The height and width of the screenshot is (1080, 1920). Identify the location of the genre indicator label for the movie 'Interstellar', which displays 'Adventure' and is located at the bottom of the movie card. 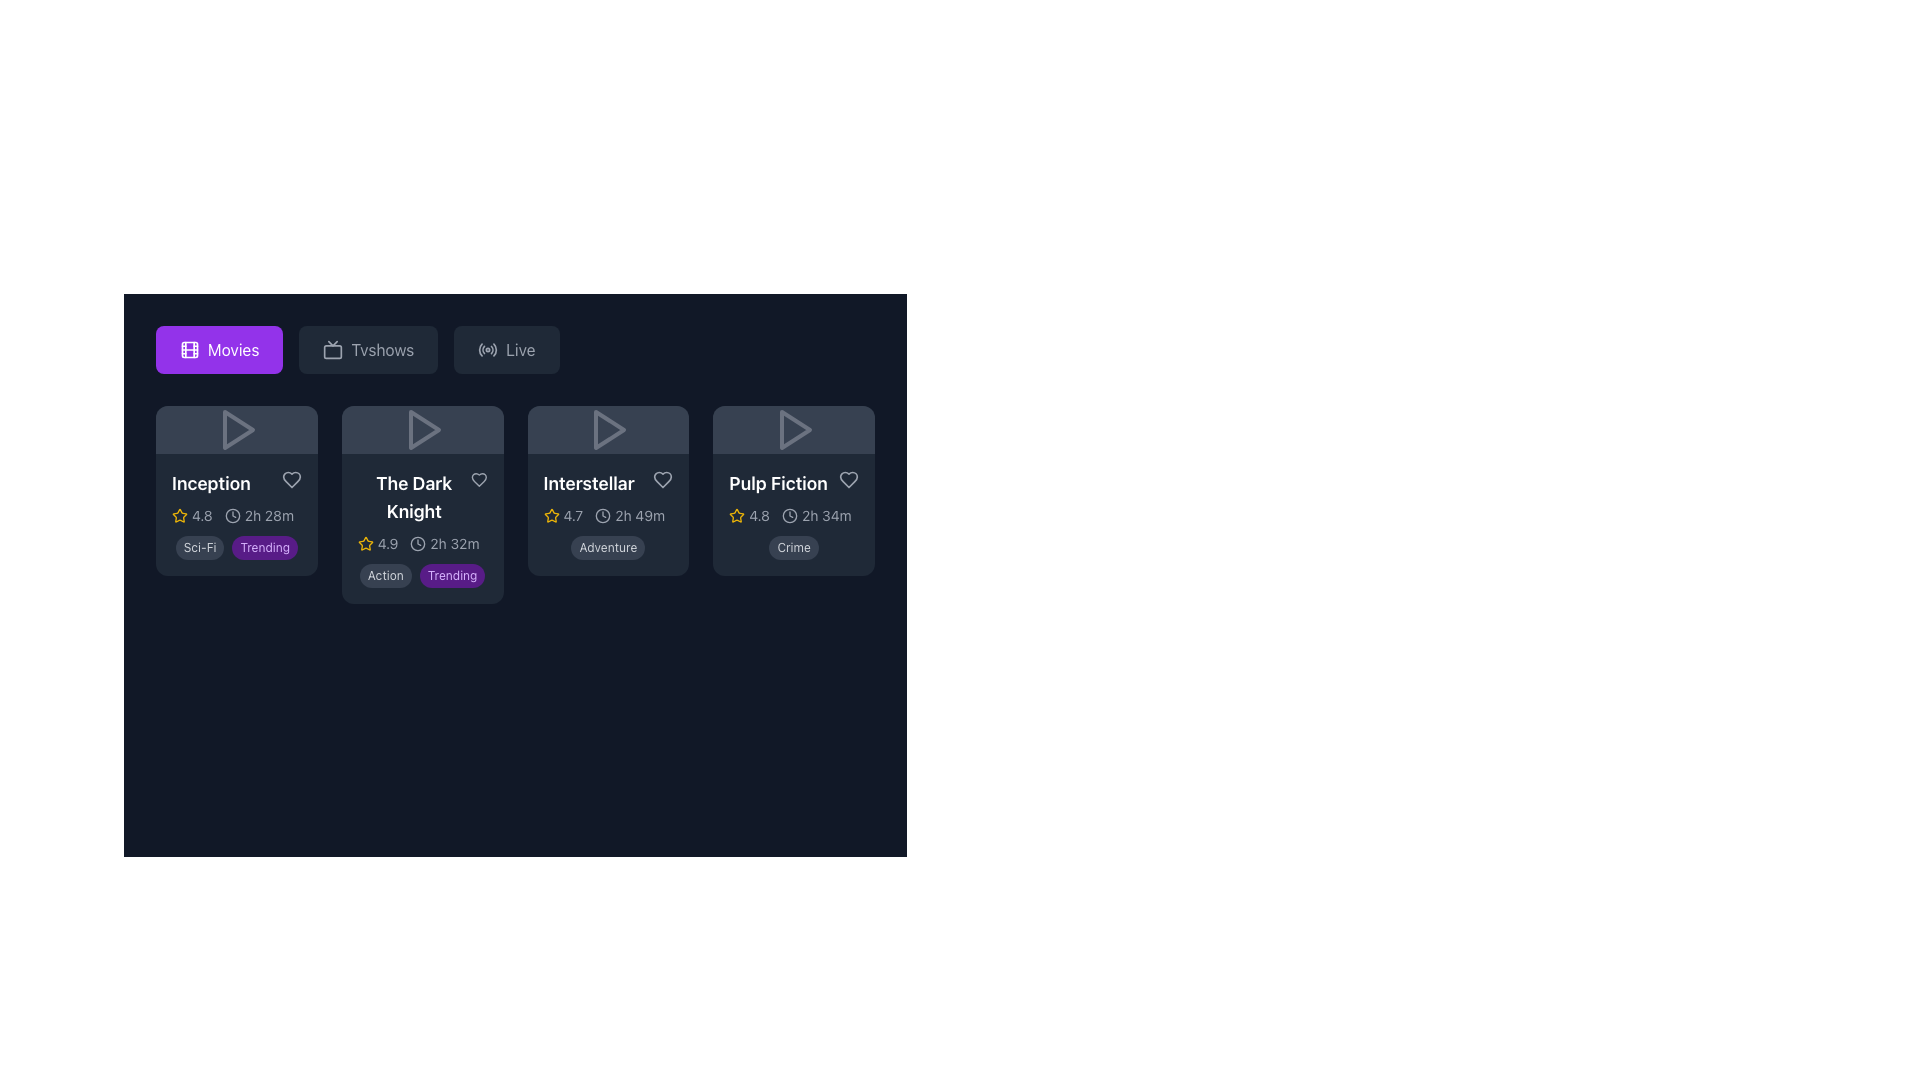
(607, 547).